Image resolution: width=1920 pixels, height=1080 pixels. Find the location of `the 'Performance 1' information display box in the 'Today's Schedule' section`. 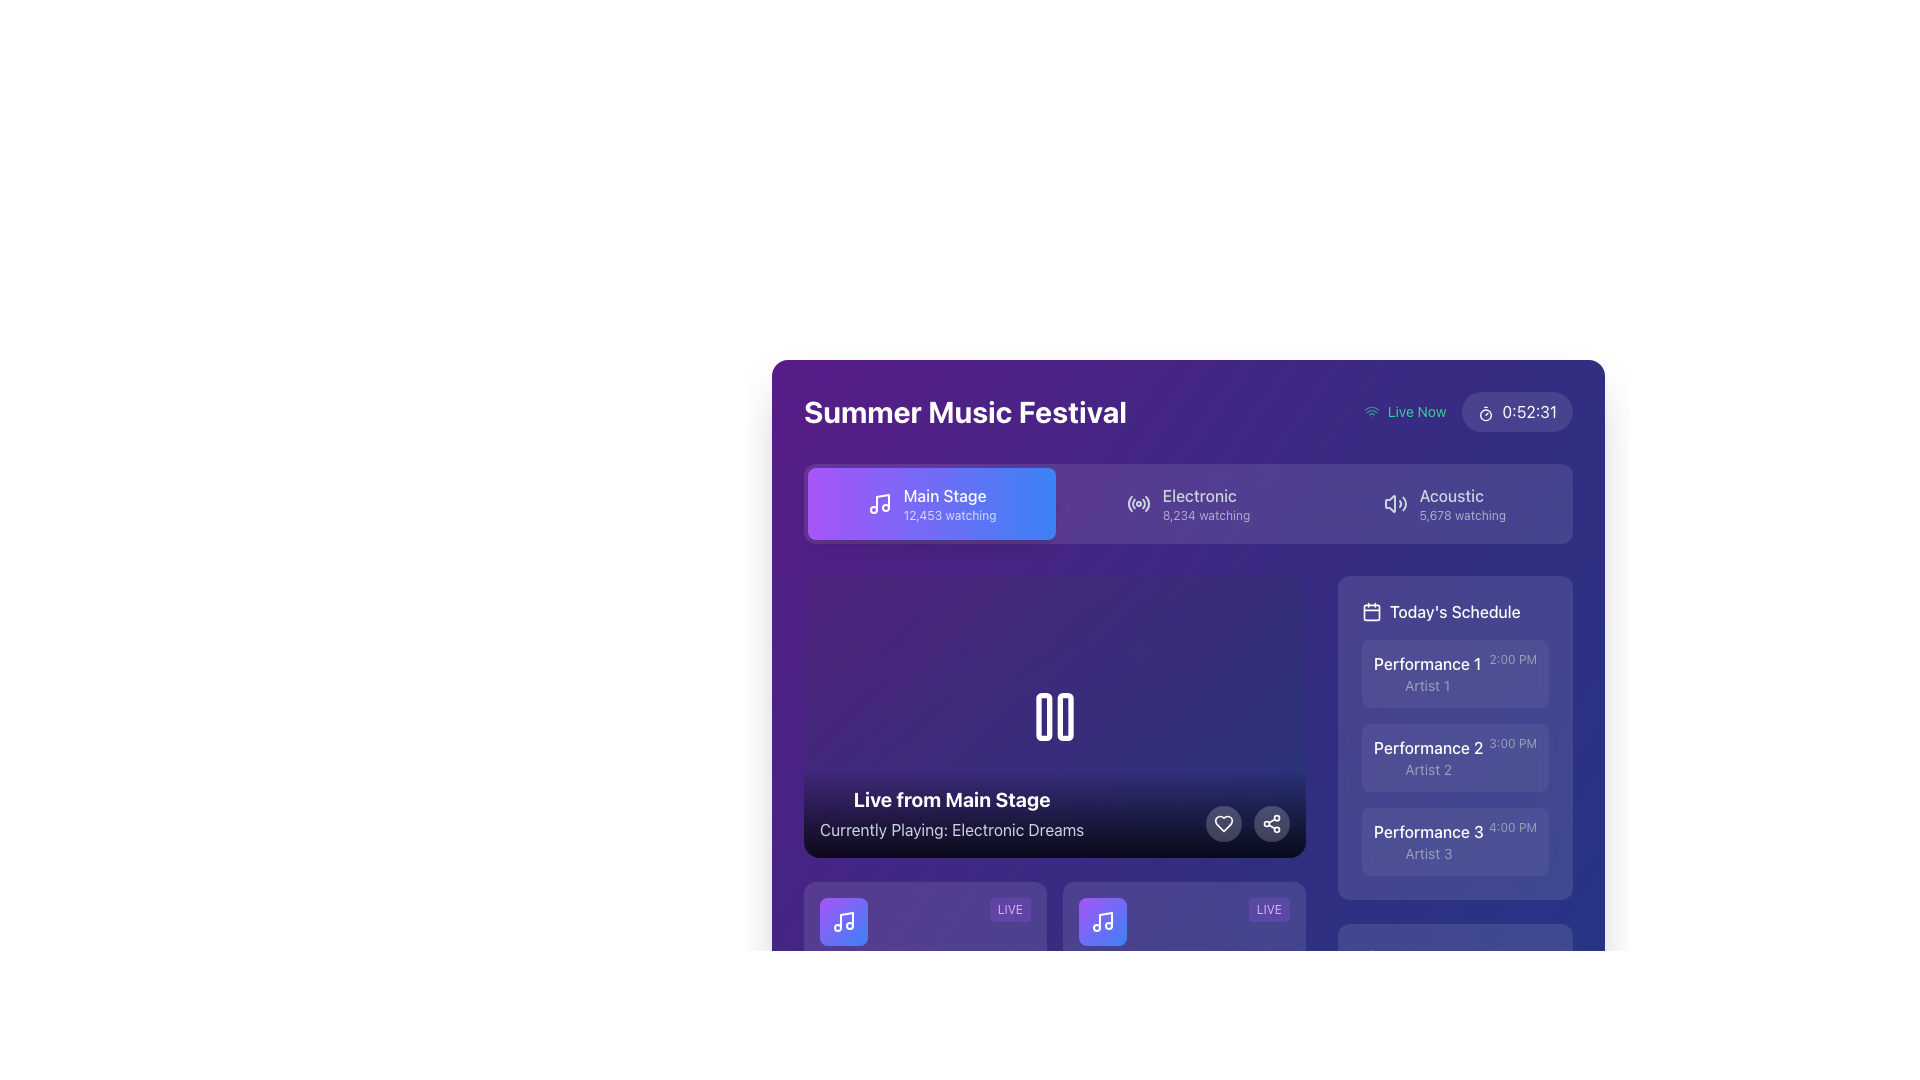

the 'Performance 1' information display box in the 'Today's Schedule' section is located at coordinates (1426, 674).